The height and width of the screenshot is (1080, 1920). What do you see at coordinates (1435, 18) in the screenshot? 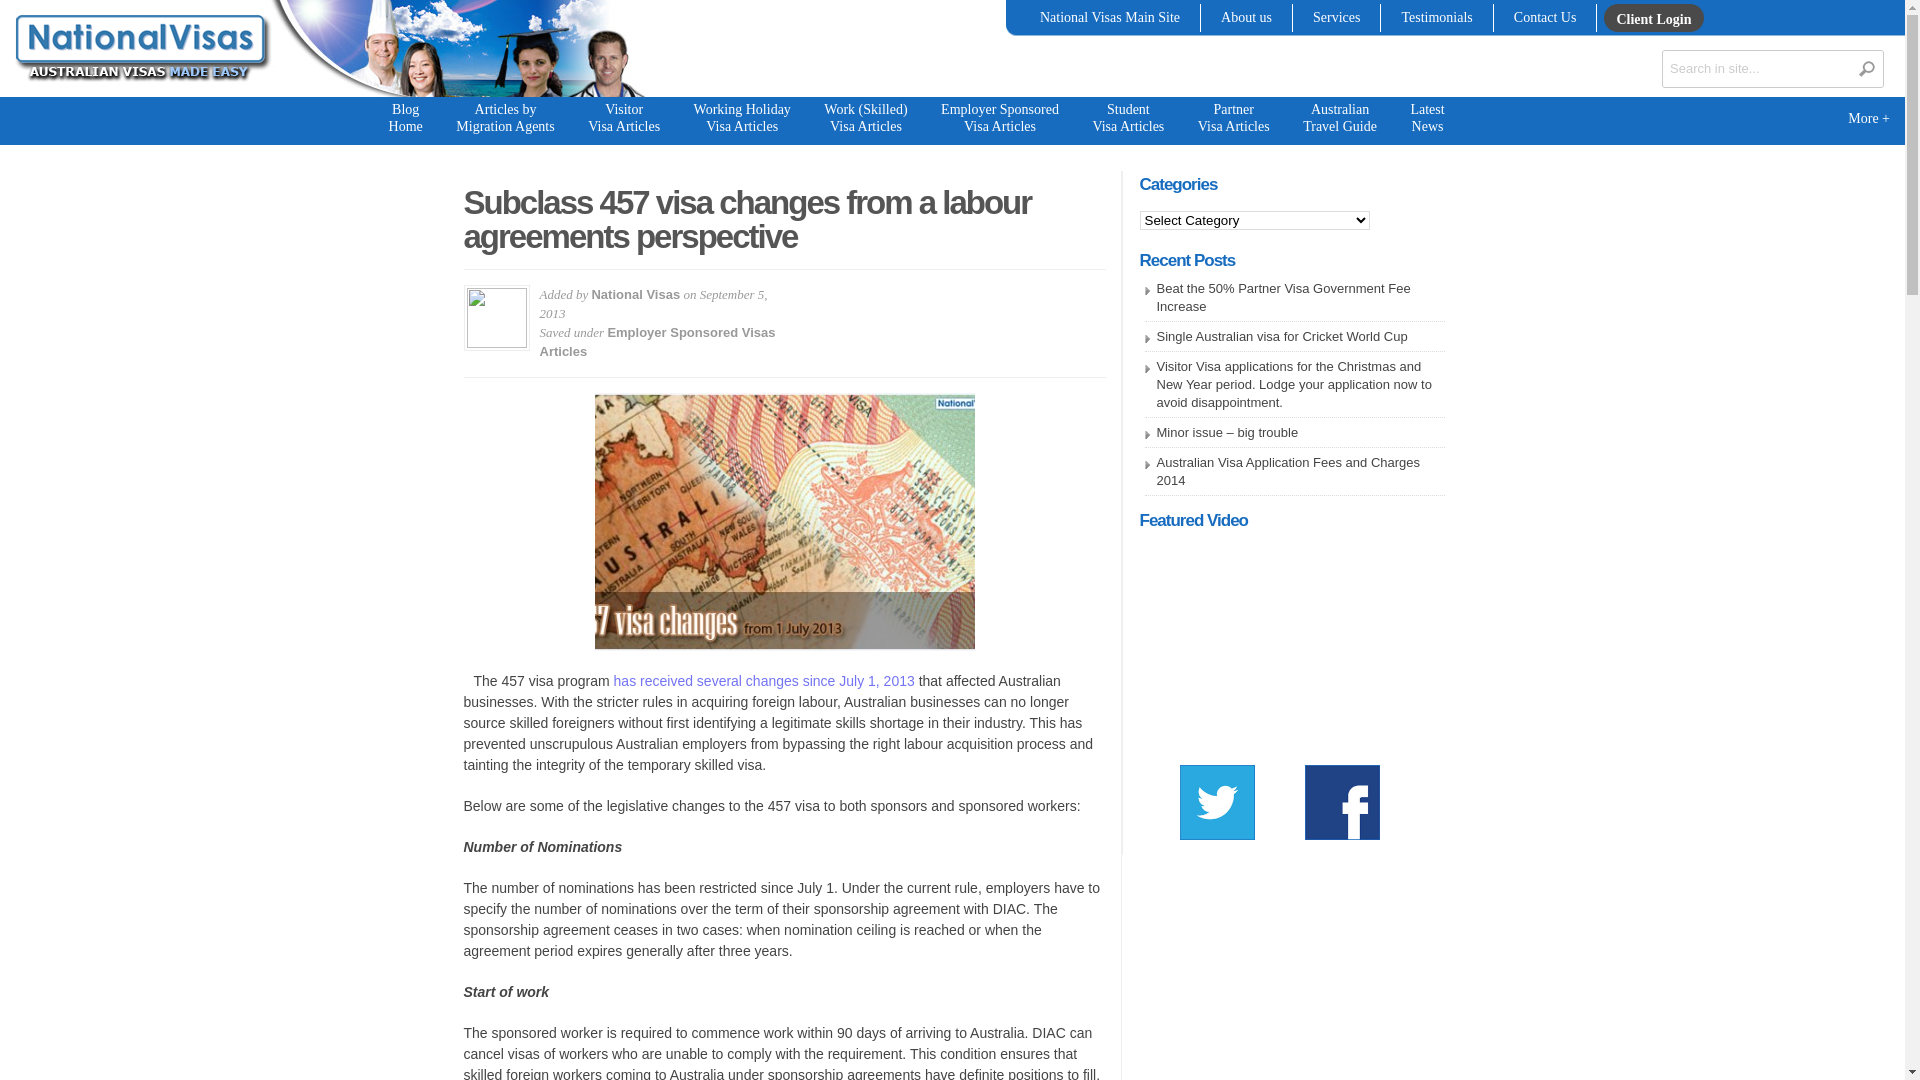
I see `'Testimonials'` at bounding box center [1435, 18].